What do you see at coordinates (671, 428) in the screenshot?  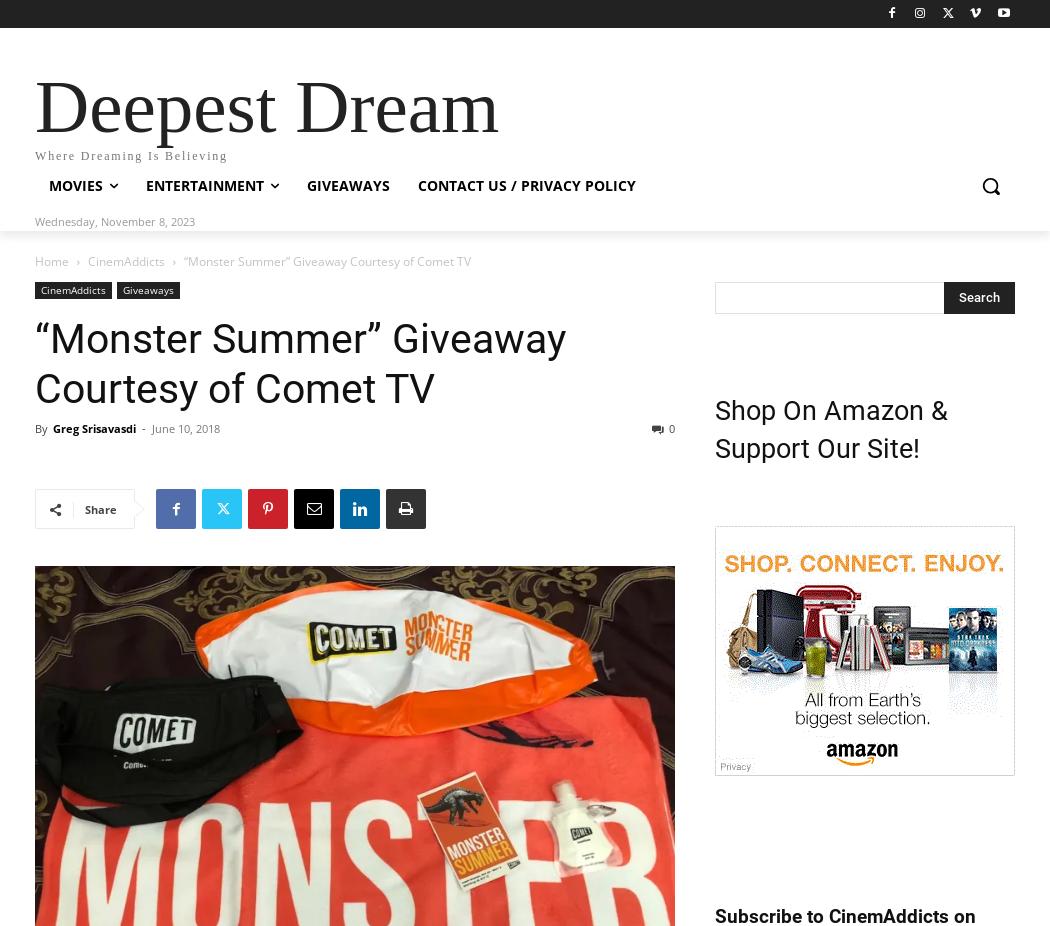 I see `'0'` at bounding box center [671, 428].